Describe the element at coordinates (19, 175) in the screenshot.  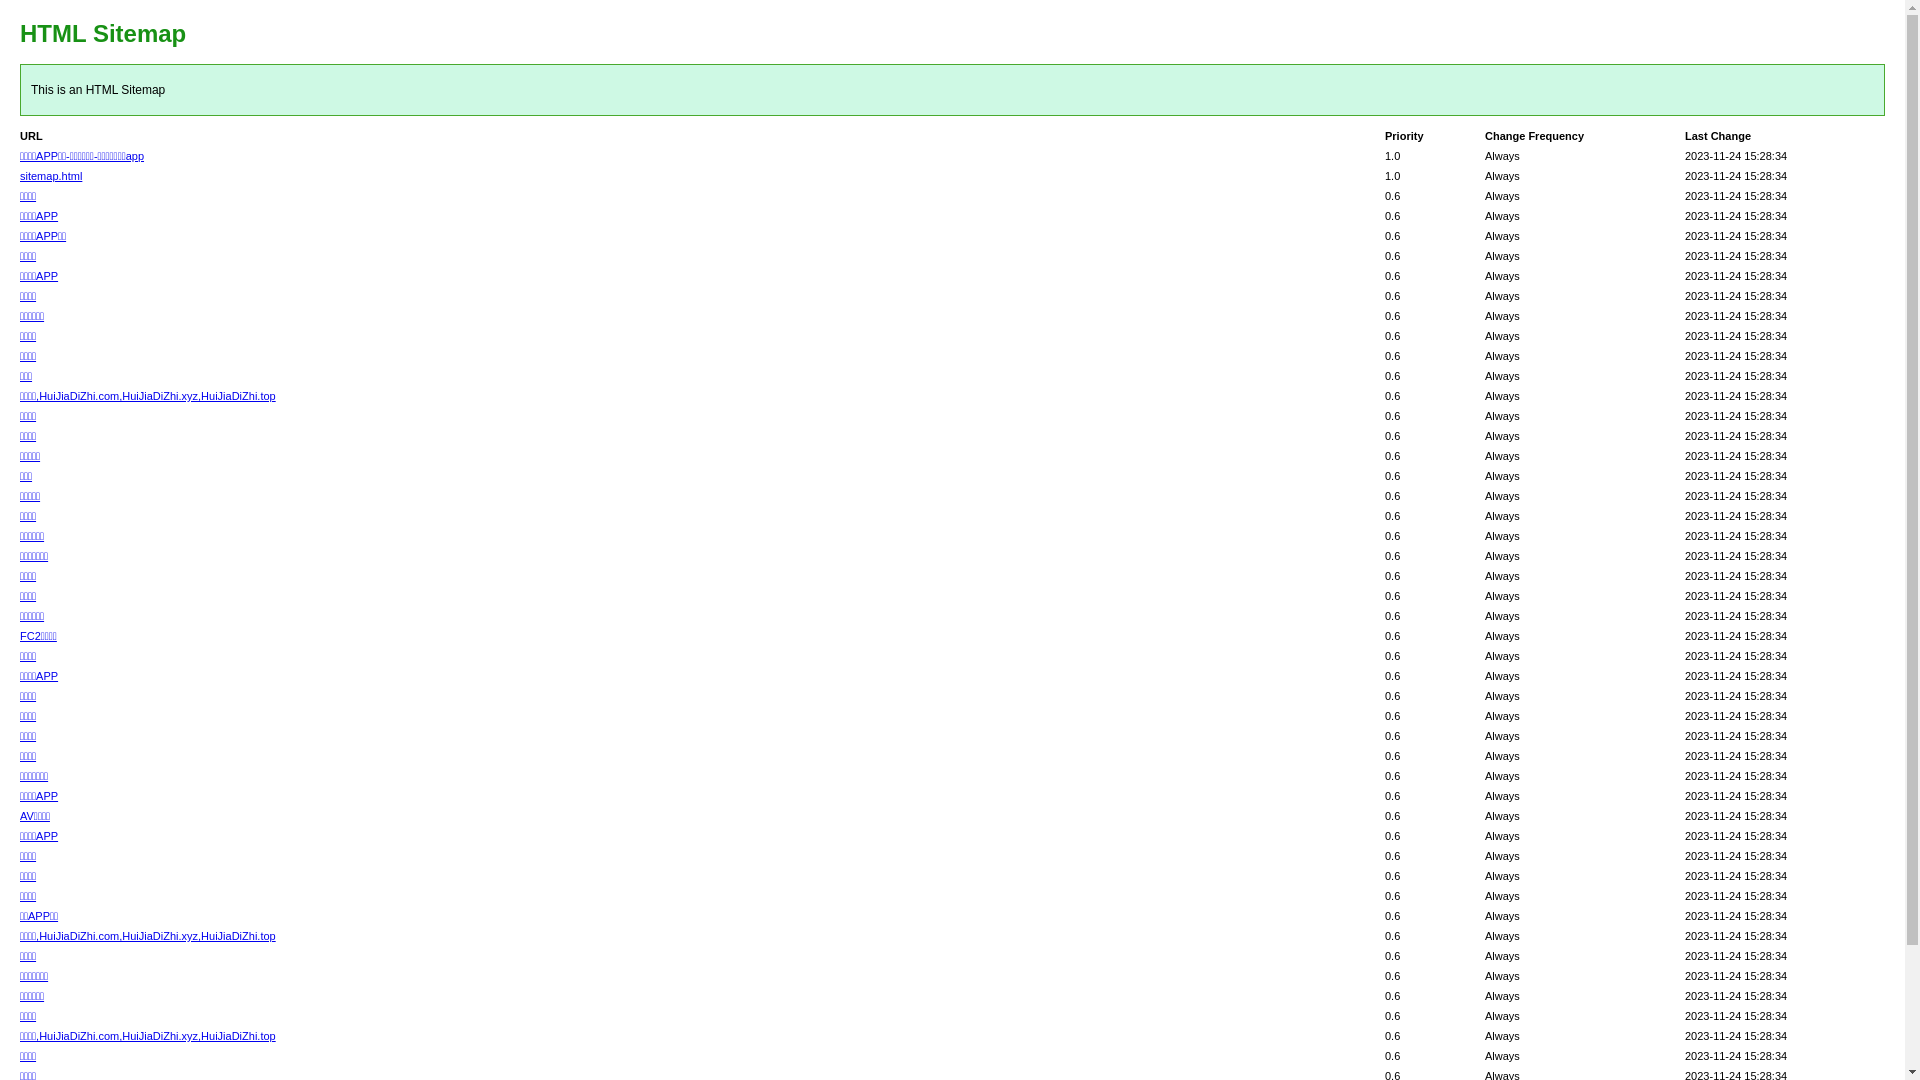
I see `'sitemap.html'` at that location.